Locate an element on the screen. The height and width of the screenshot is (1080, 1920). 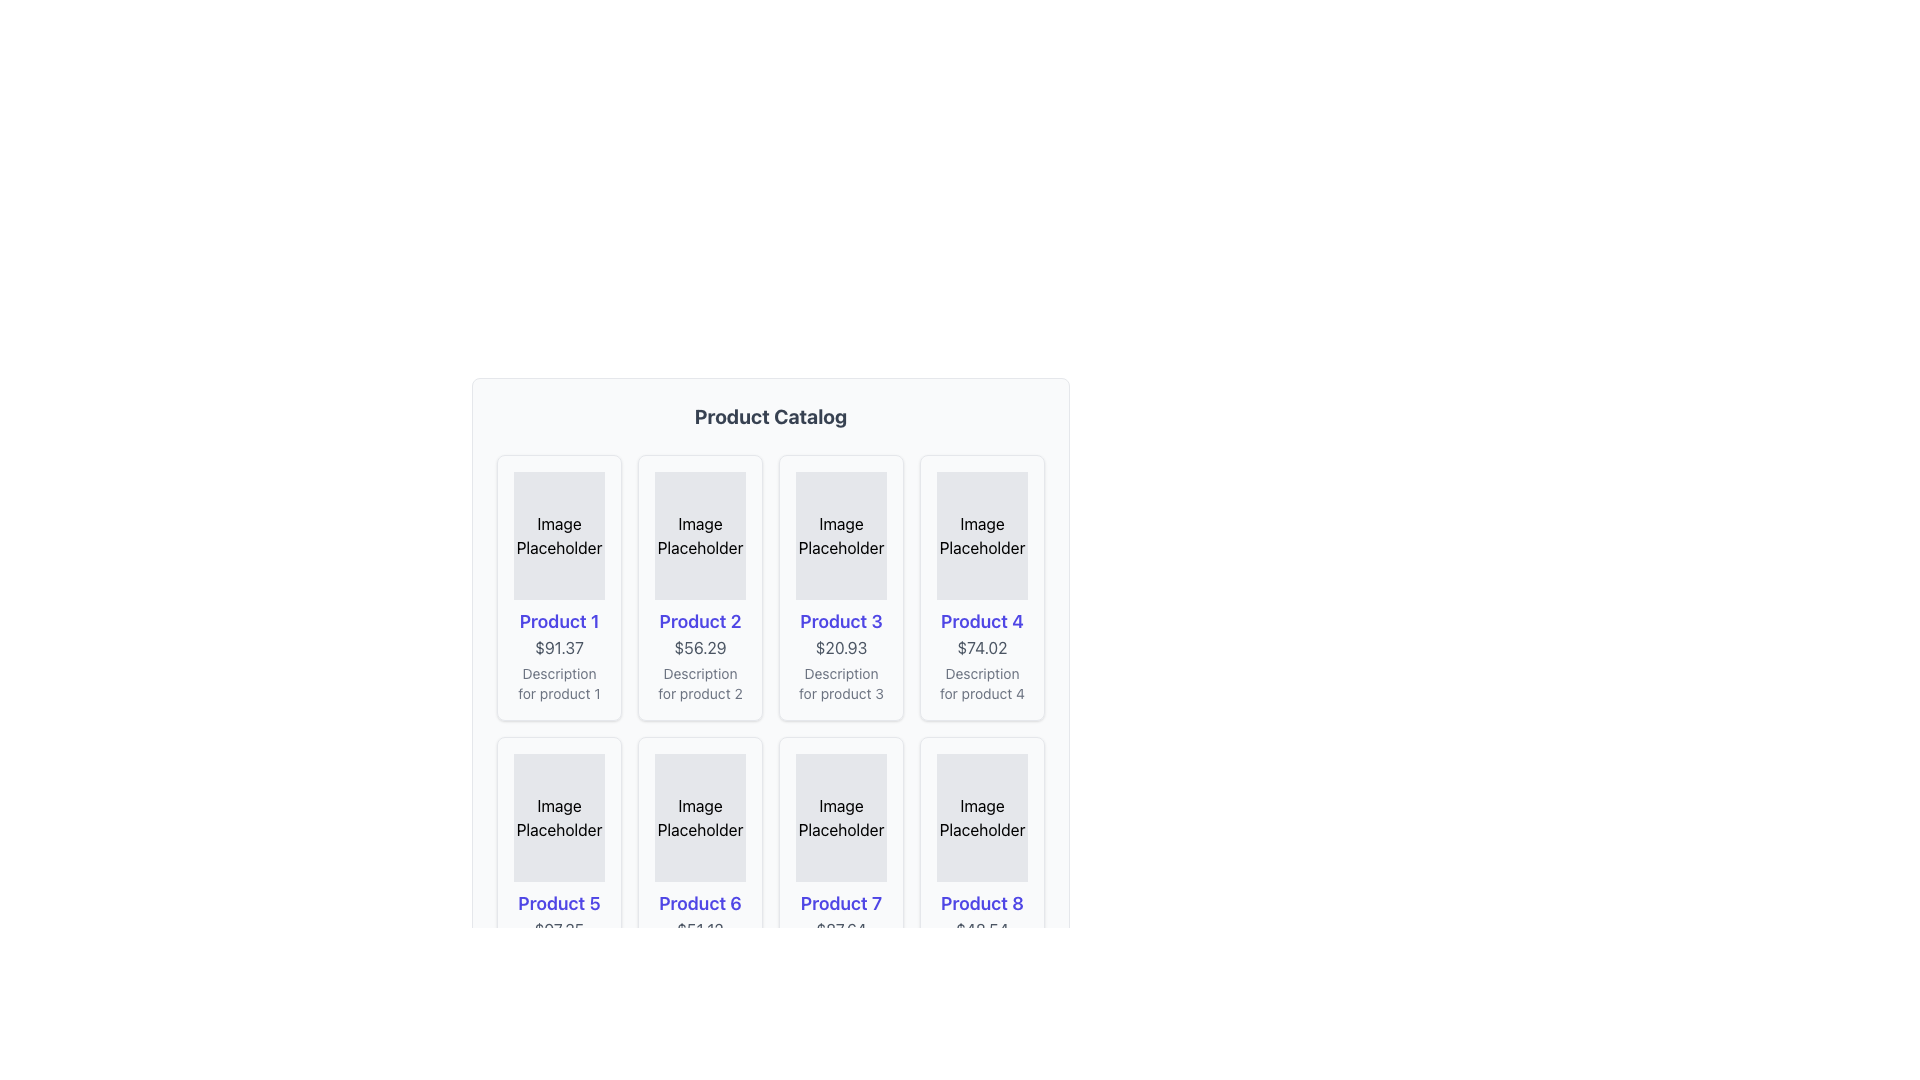
the rectangular placeholder element with a light gray background and centered text reading 'Image Placeholder' located above the title 'Product 4' is located at coordinates (982, 535).